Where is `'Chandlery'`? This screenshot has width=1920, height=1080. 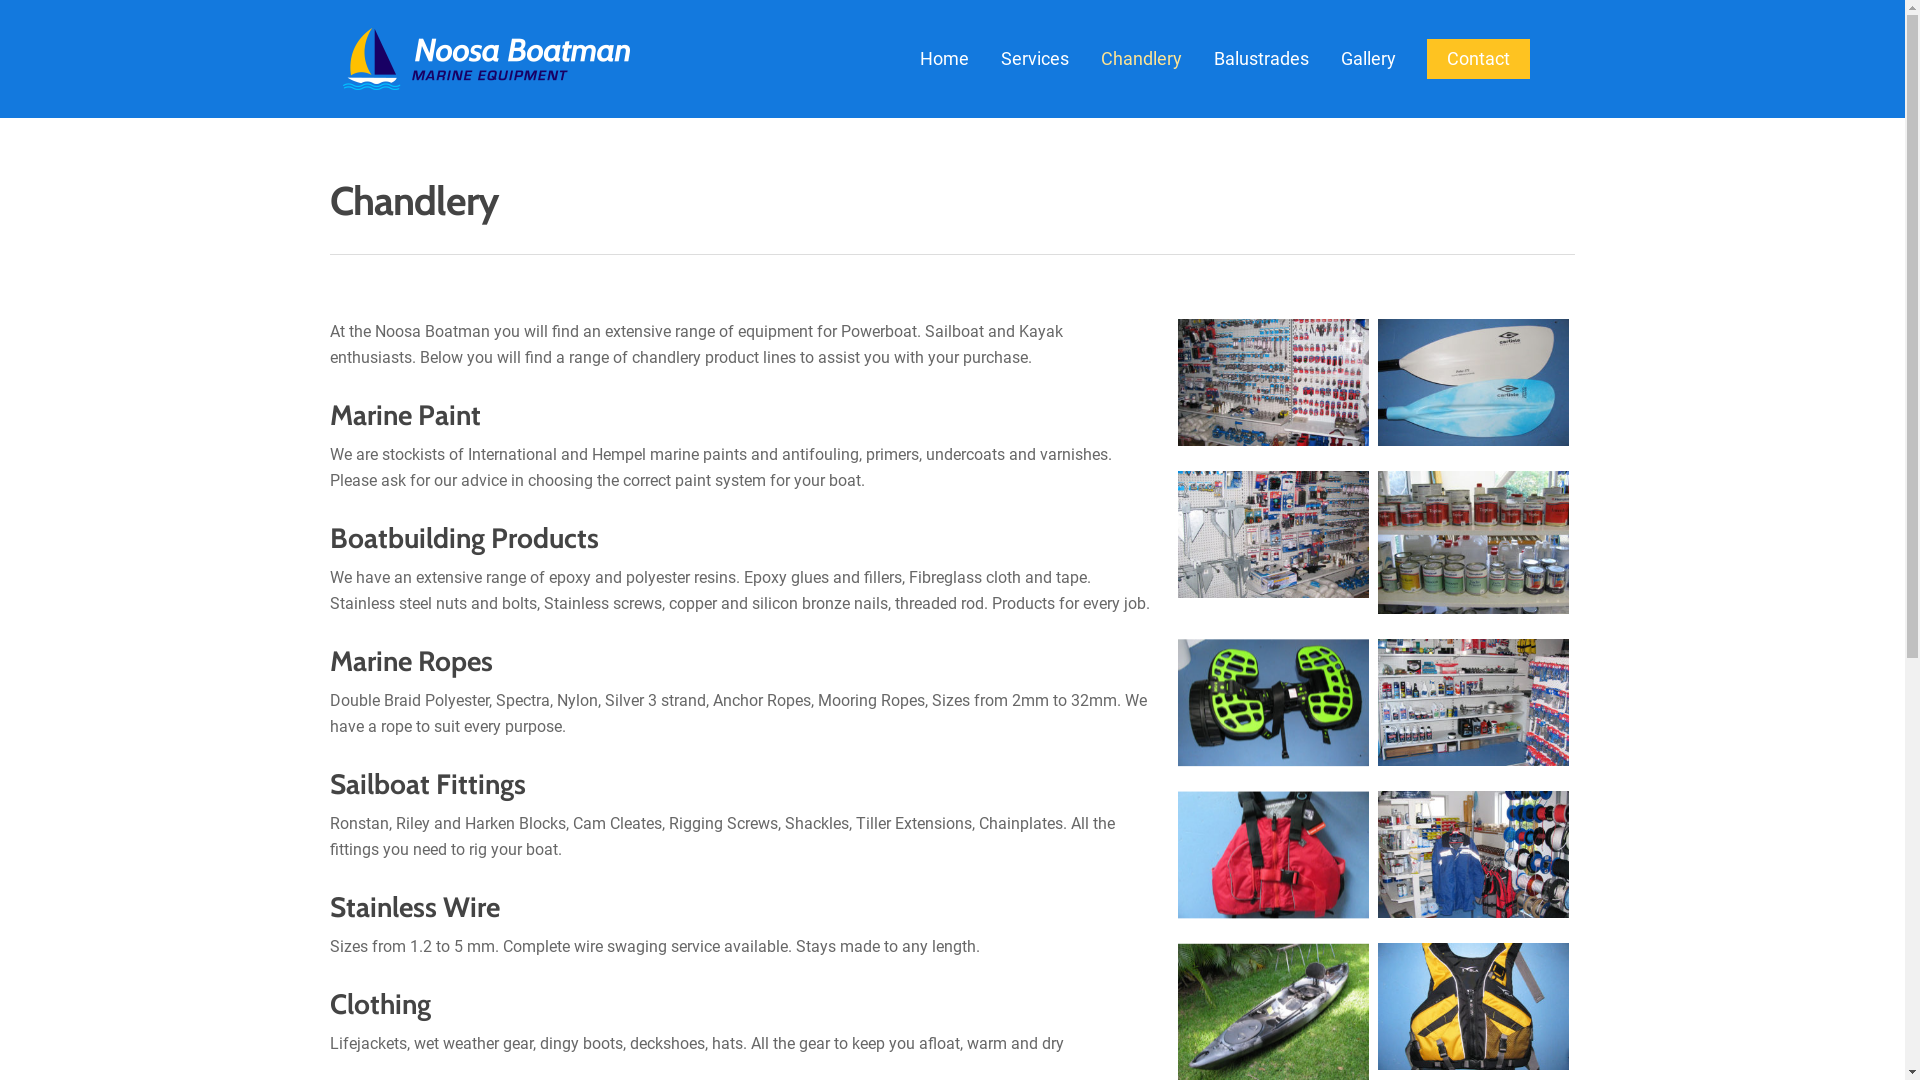 'Chandlery' is located at coordinates (1141, 57).